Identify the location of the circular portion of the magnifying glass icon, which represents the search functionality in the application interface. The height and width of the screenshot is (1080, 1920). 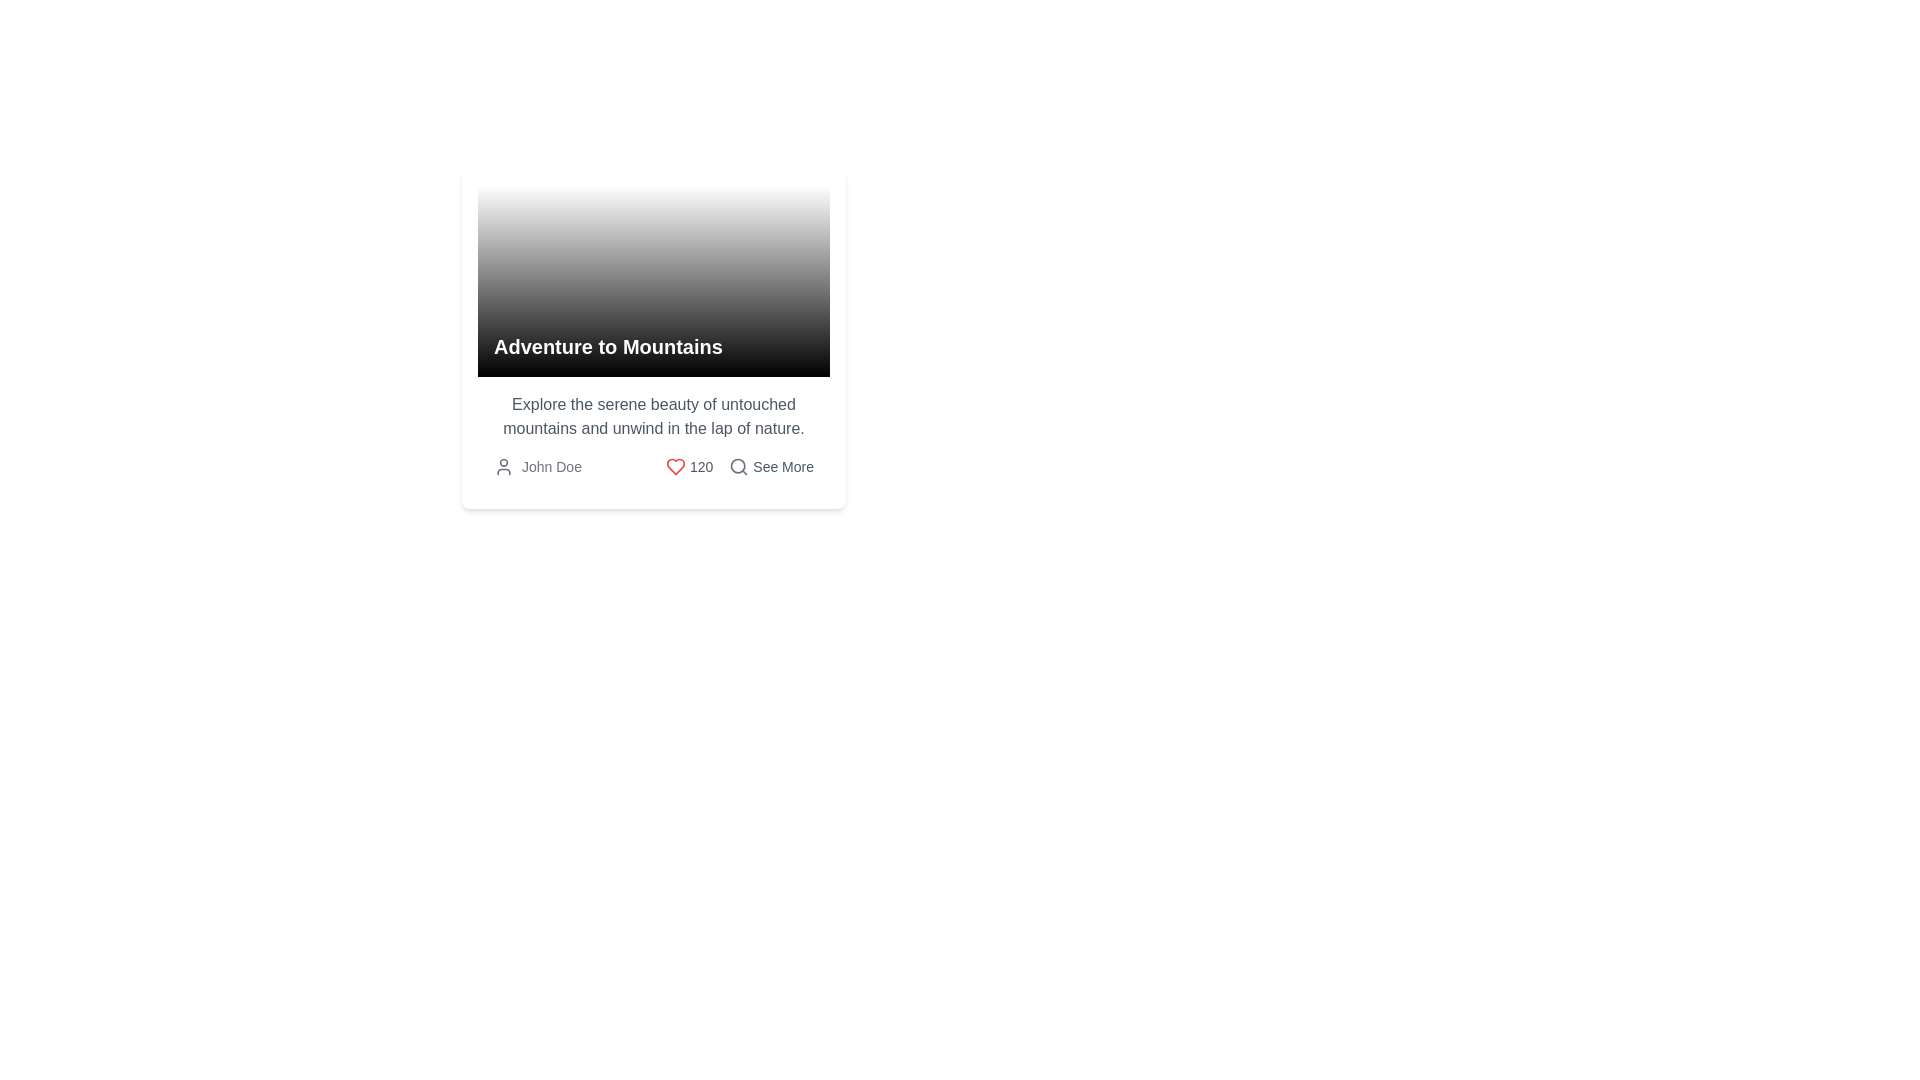
(737, 466).